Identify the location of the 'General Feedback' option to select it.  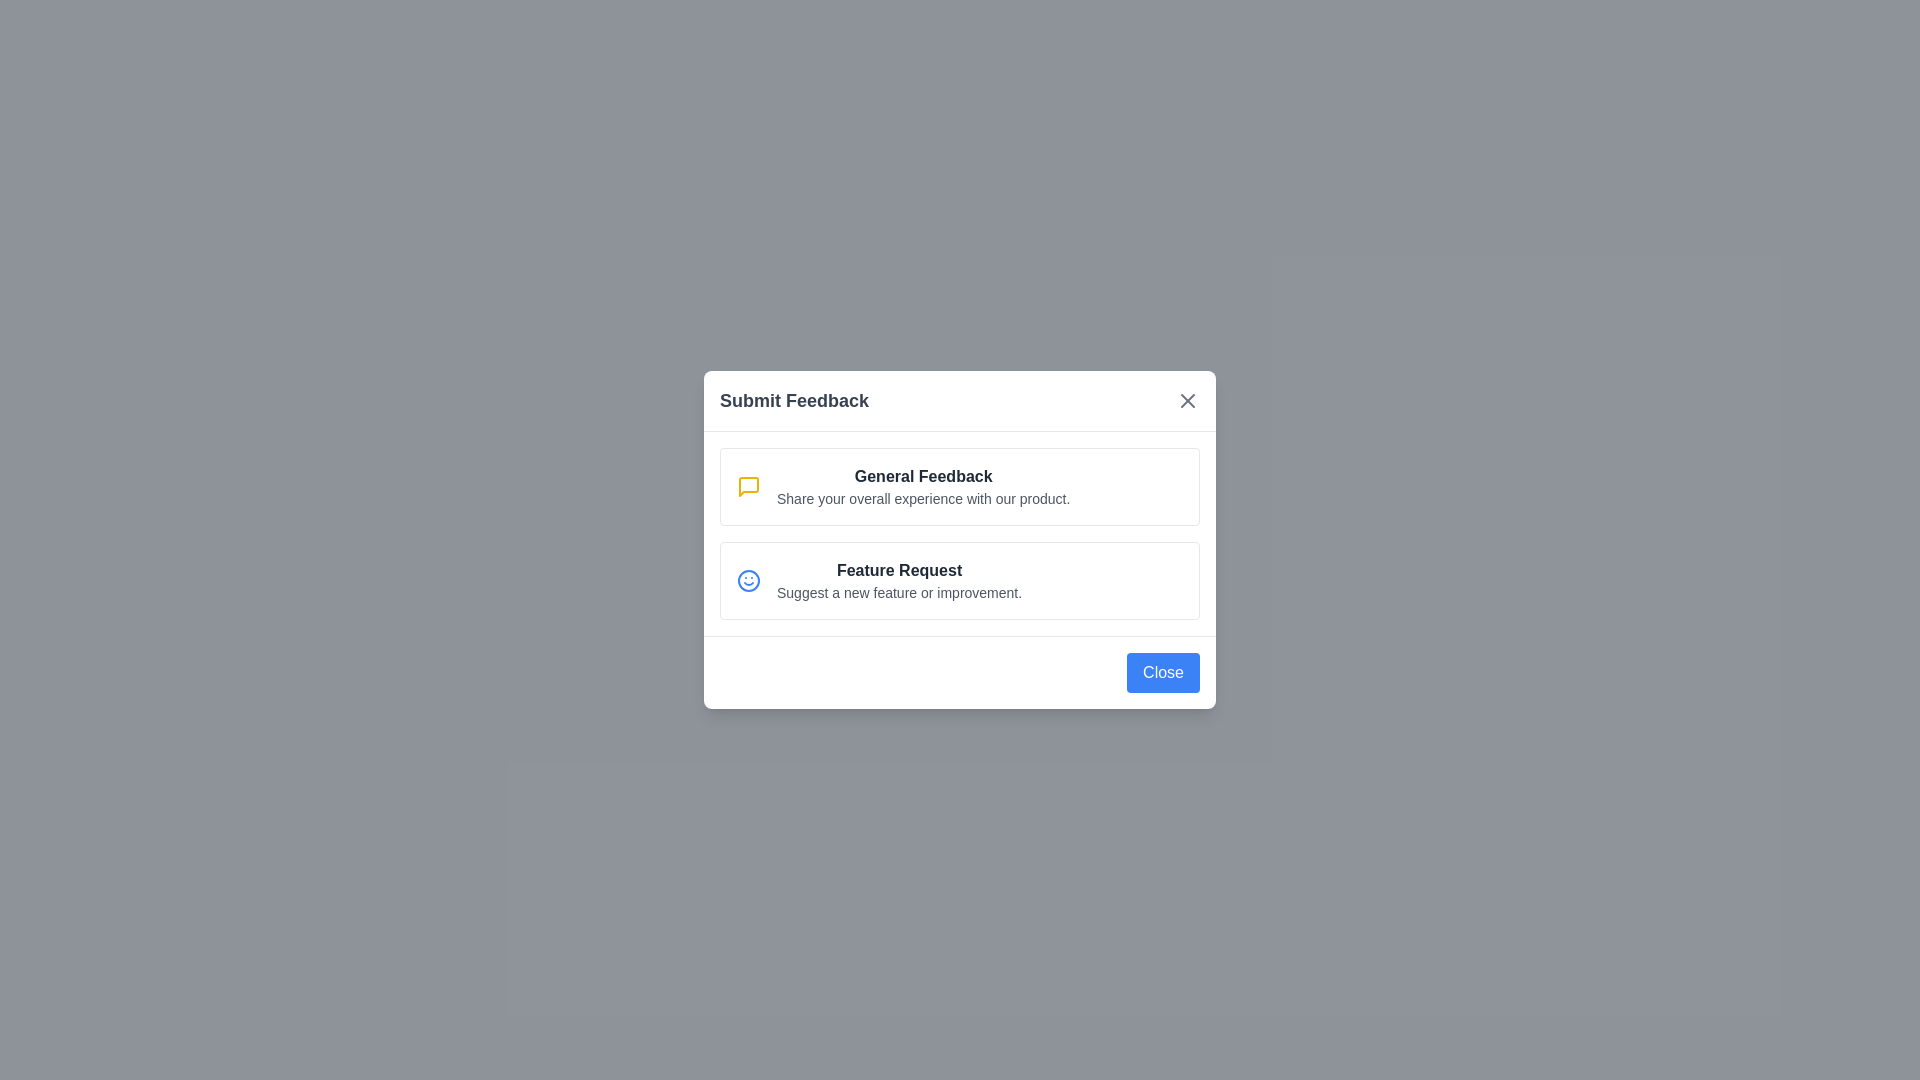
(960, 486).